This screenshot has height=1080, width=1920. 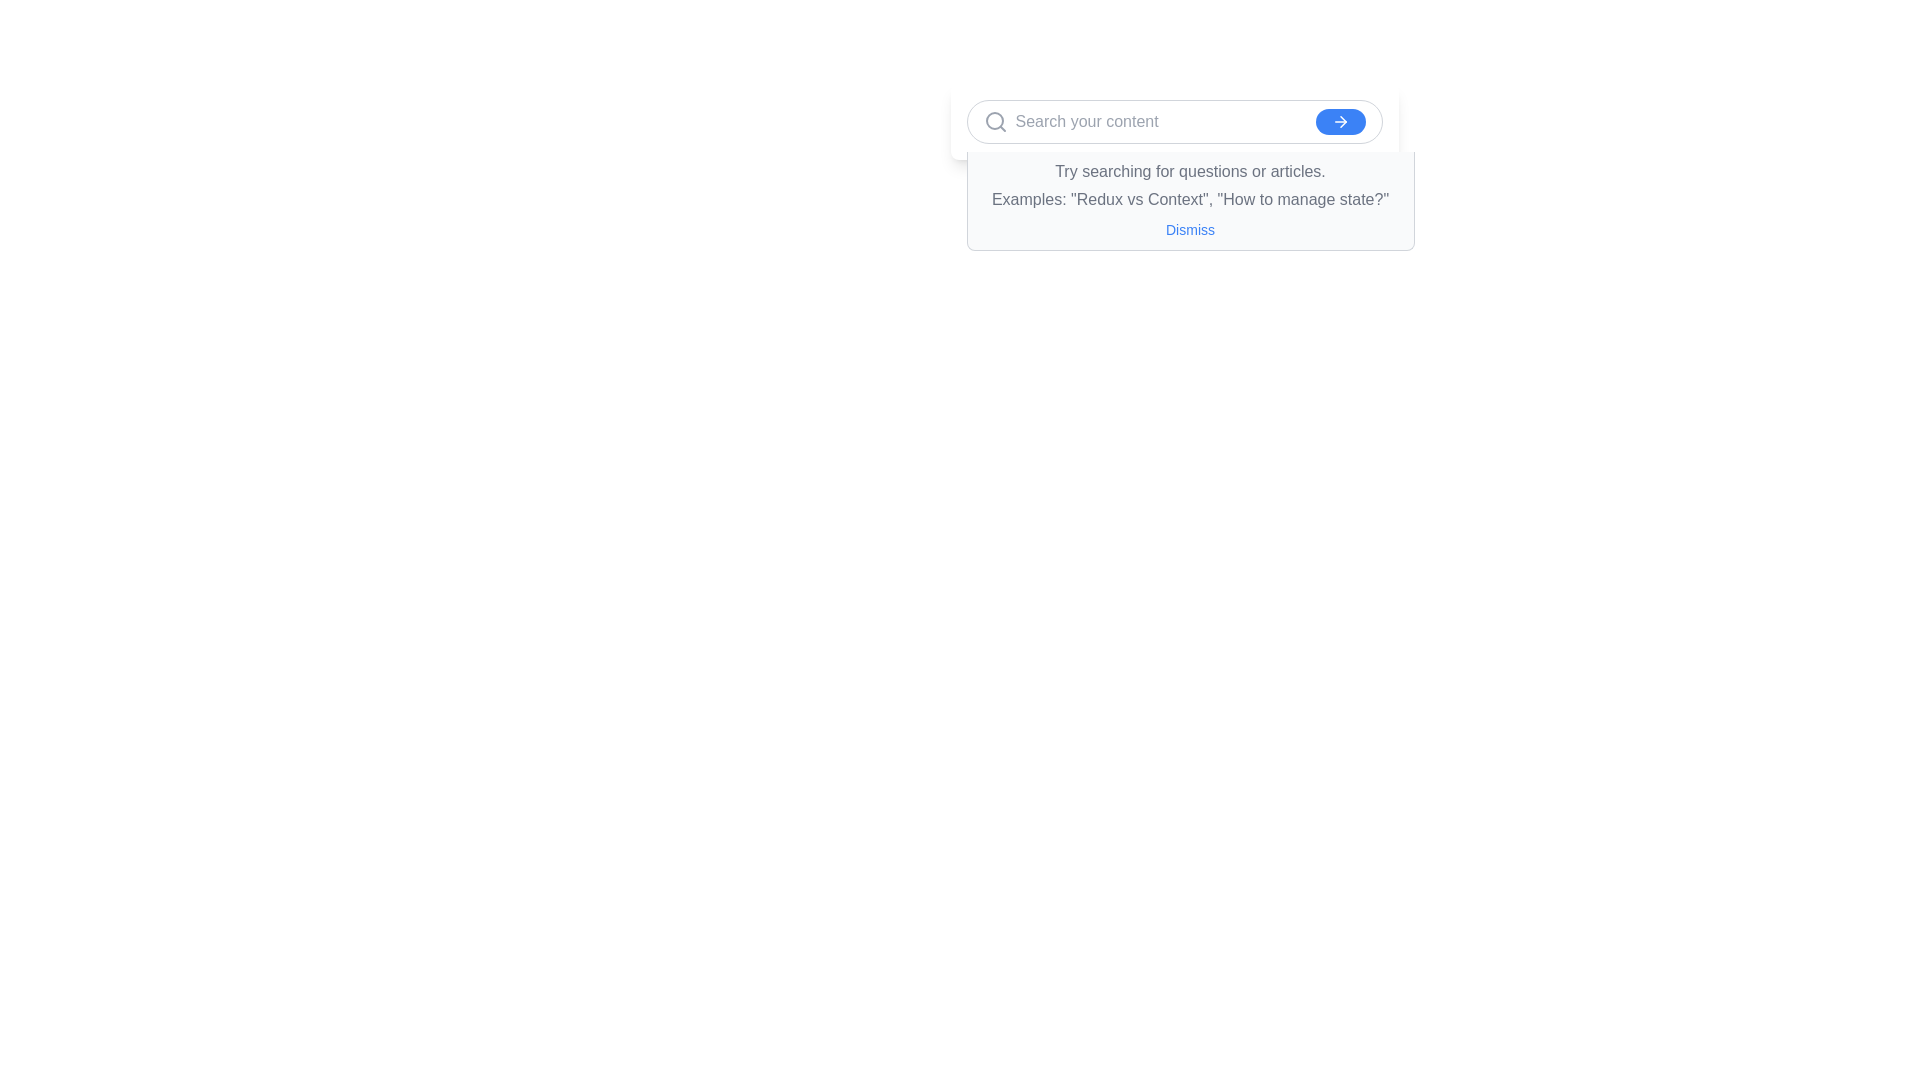 What do you see at coordinates (1340, 122) in the screenshot?
I see `the submission button located at the right end of the search bar` at bounding box center [1340, 122].